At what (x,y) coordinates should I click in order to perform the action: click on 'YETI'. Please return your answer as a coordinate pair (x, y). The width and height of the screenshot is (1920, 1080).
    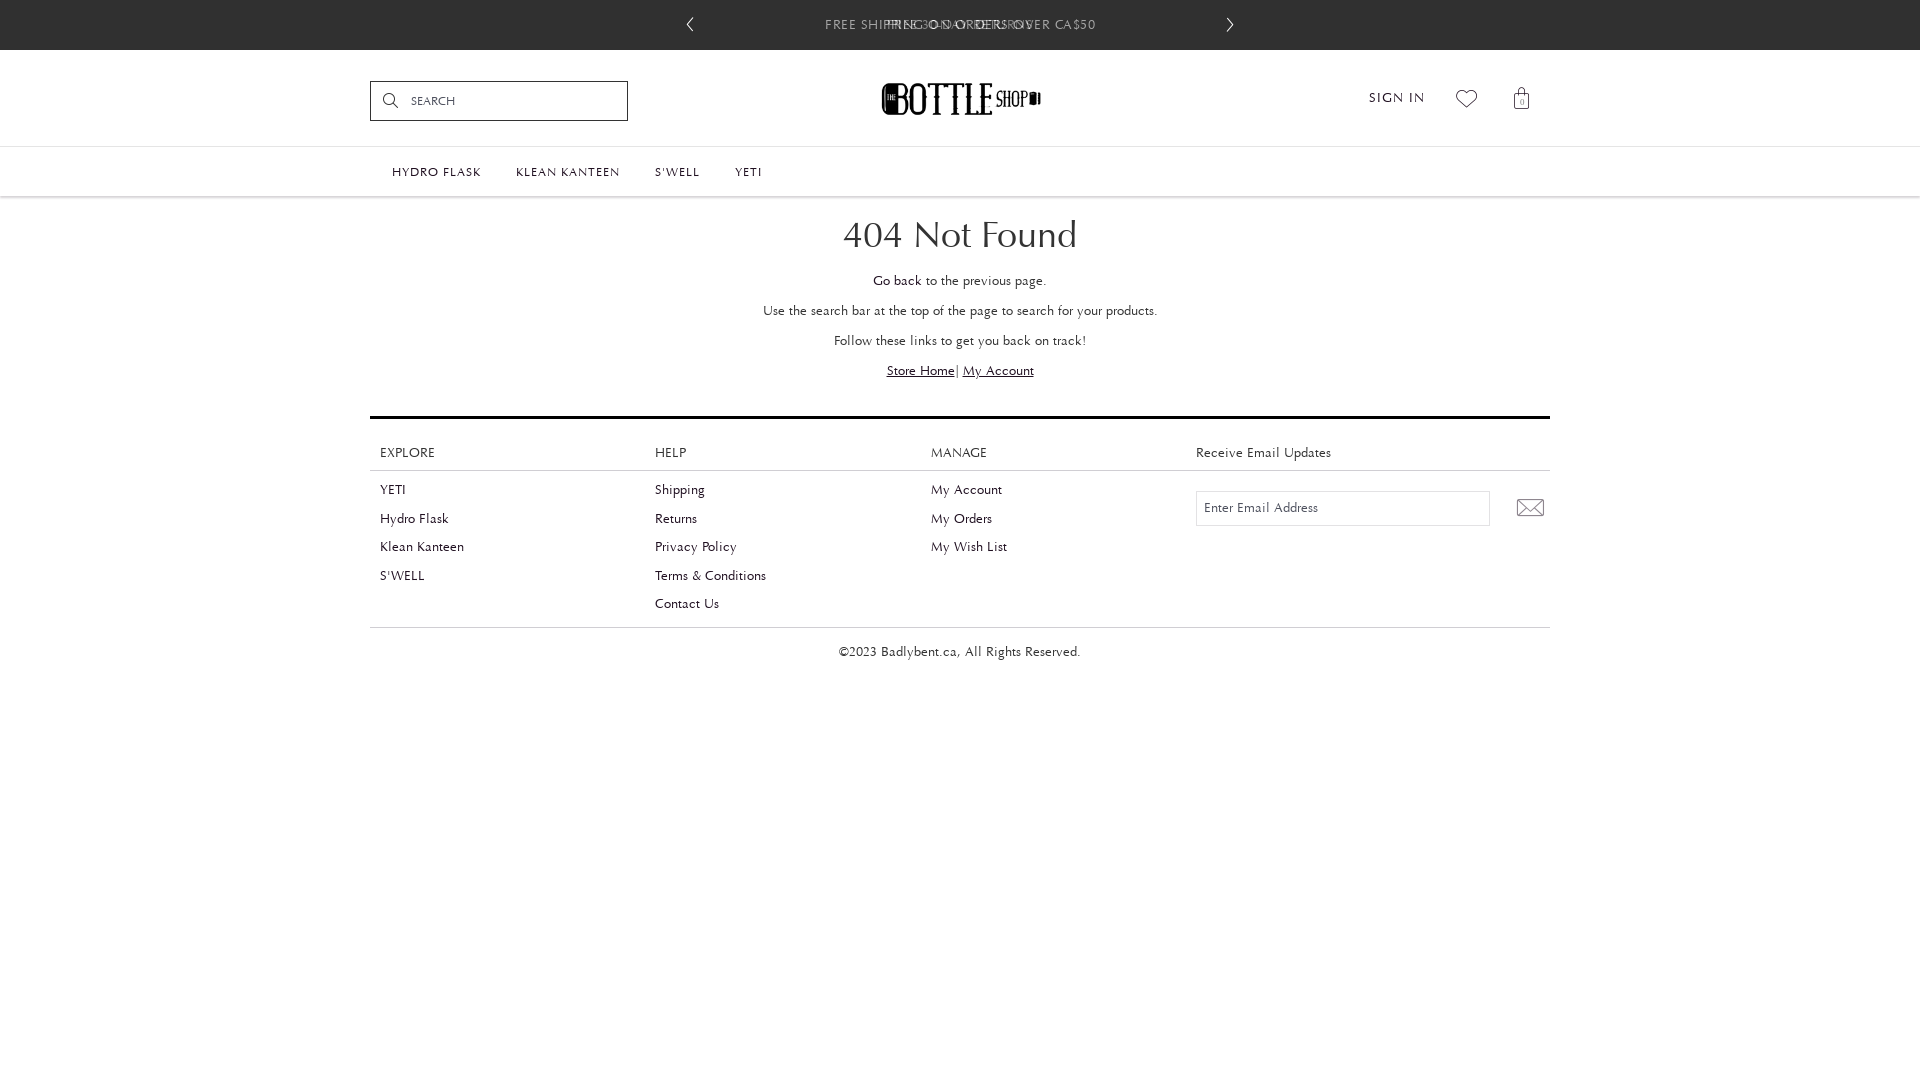
    Looking at the image, I should click on (393, 489).